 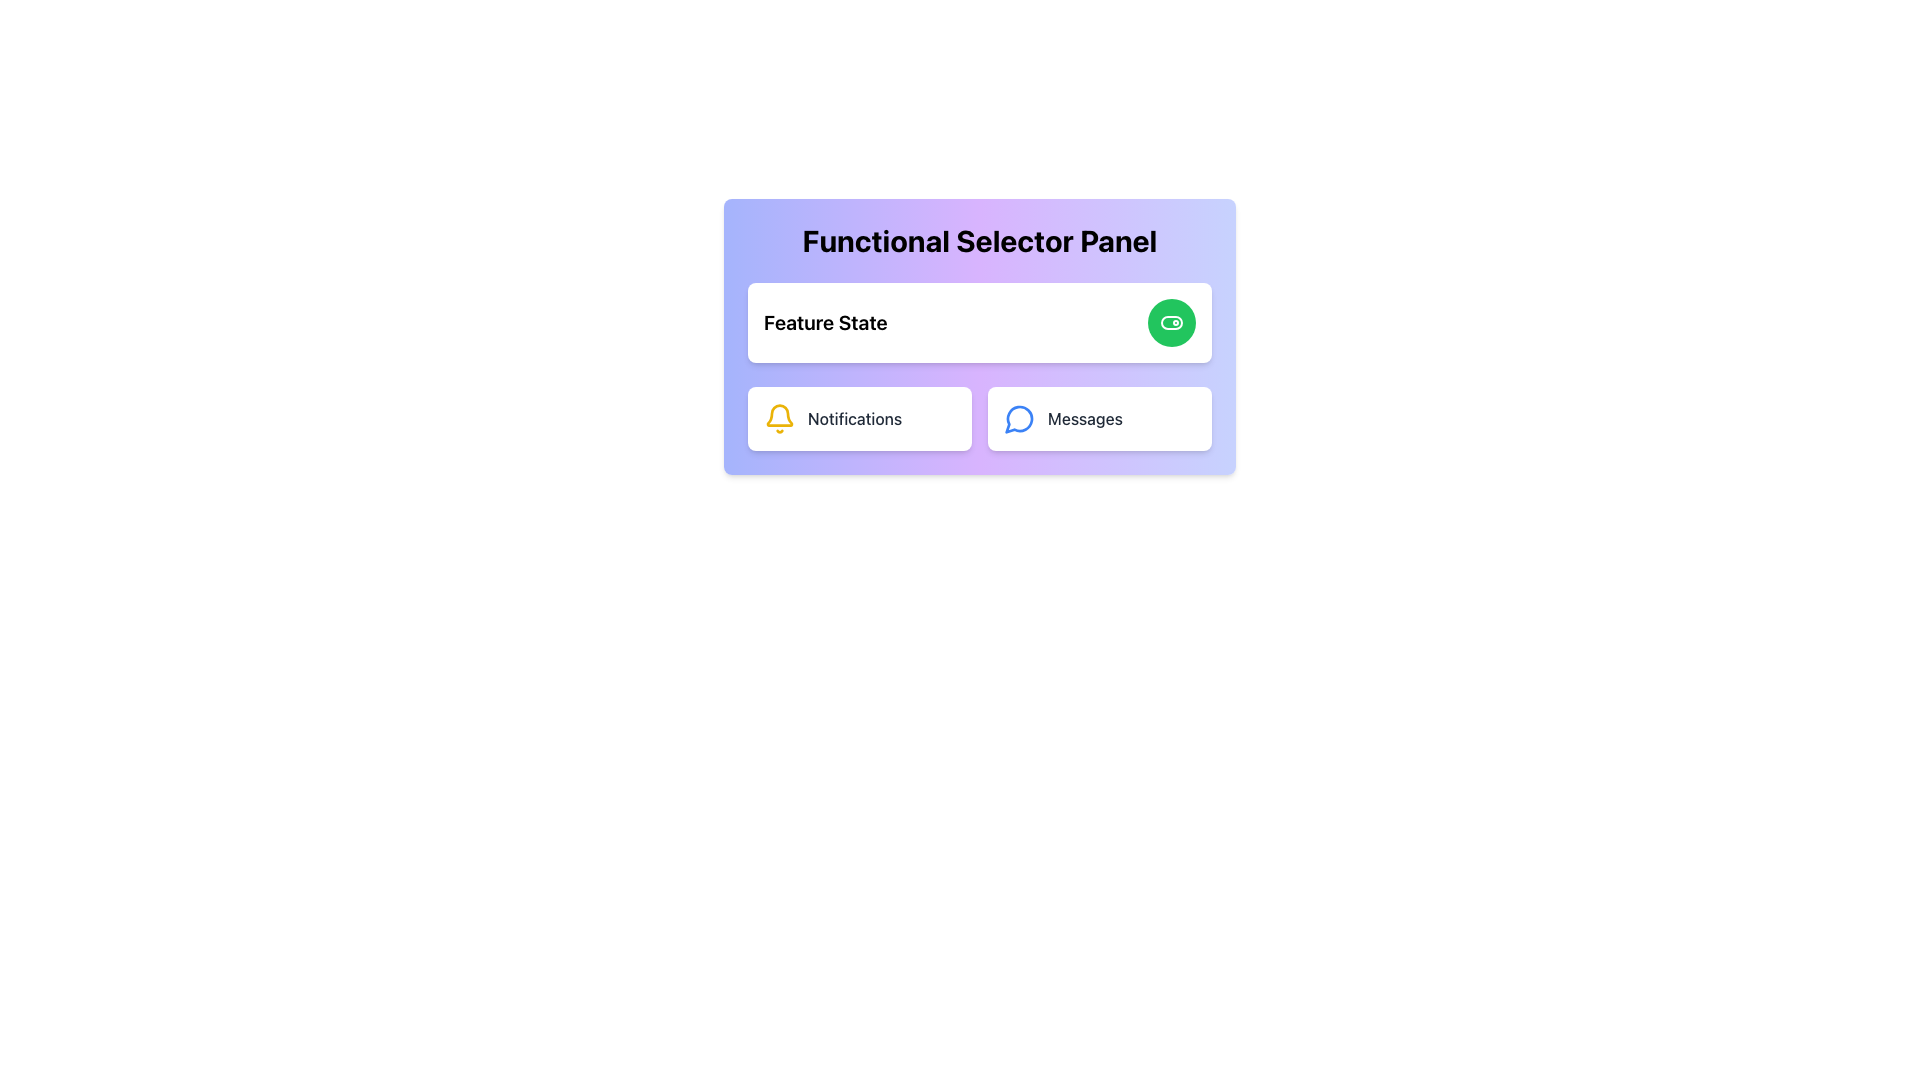 What do you see at coordinates (854, 418) in the screenshot?
I see `the Text Label indicating the notifications section, which is positioned to the left of the bell icon in the lower-left portion of the interface` at bounding box center [854, 418].